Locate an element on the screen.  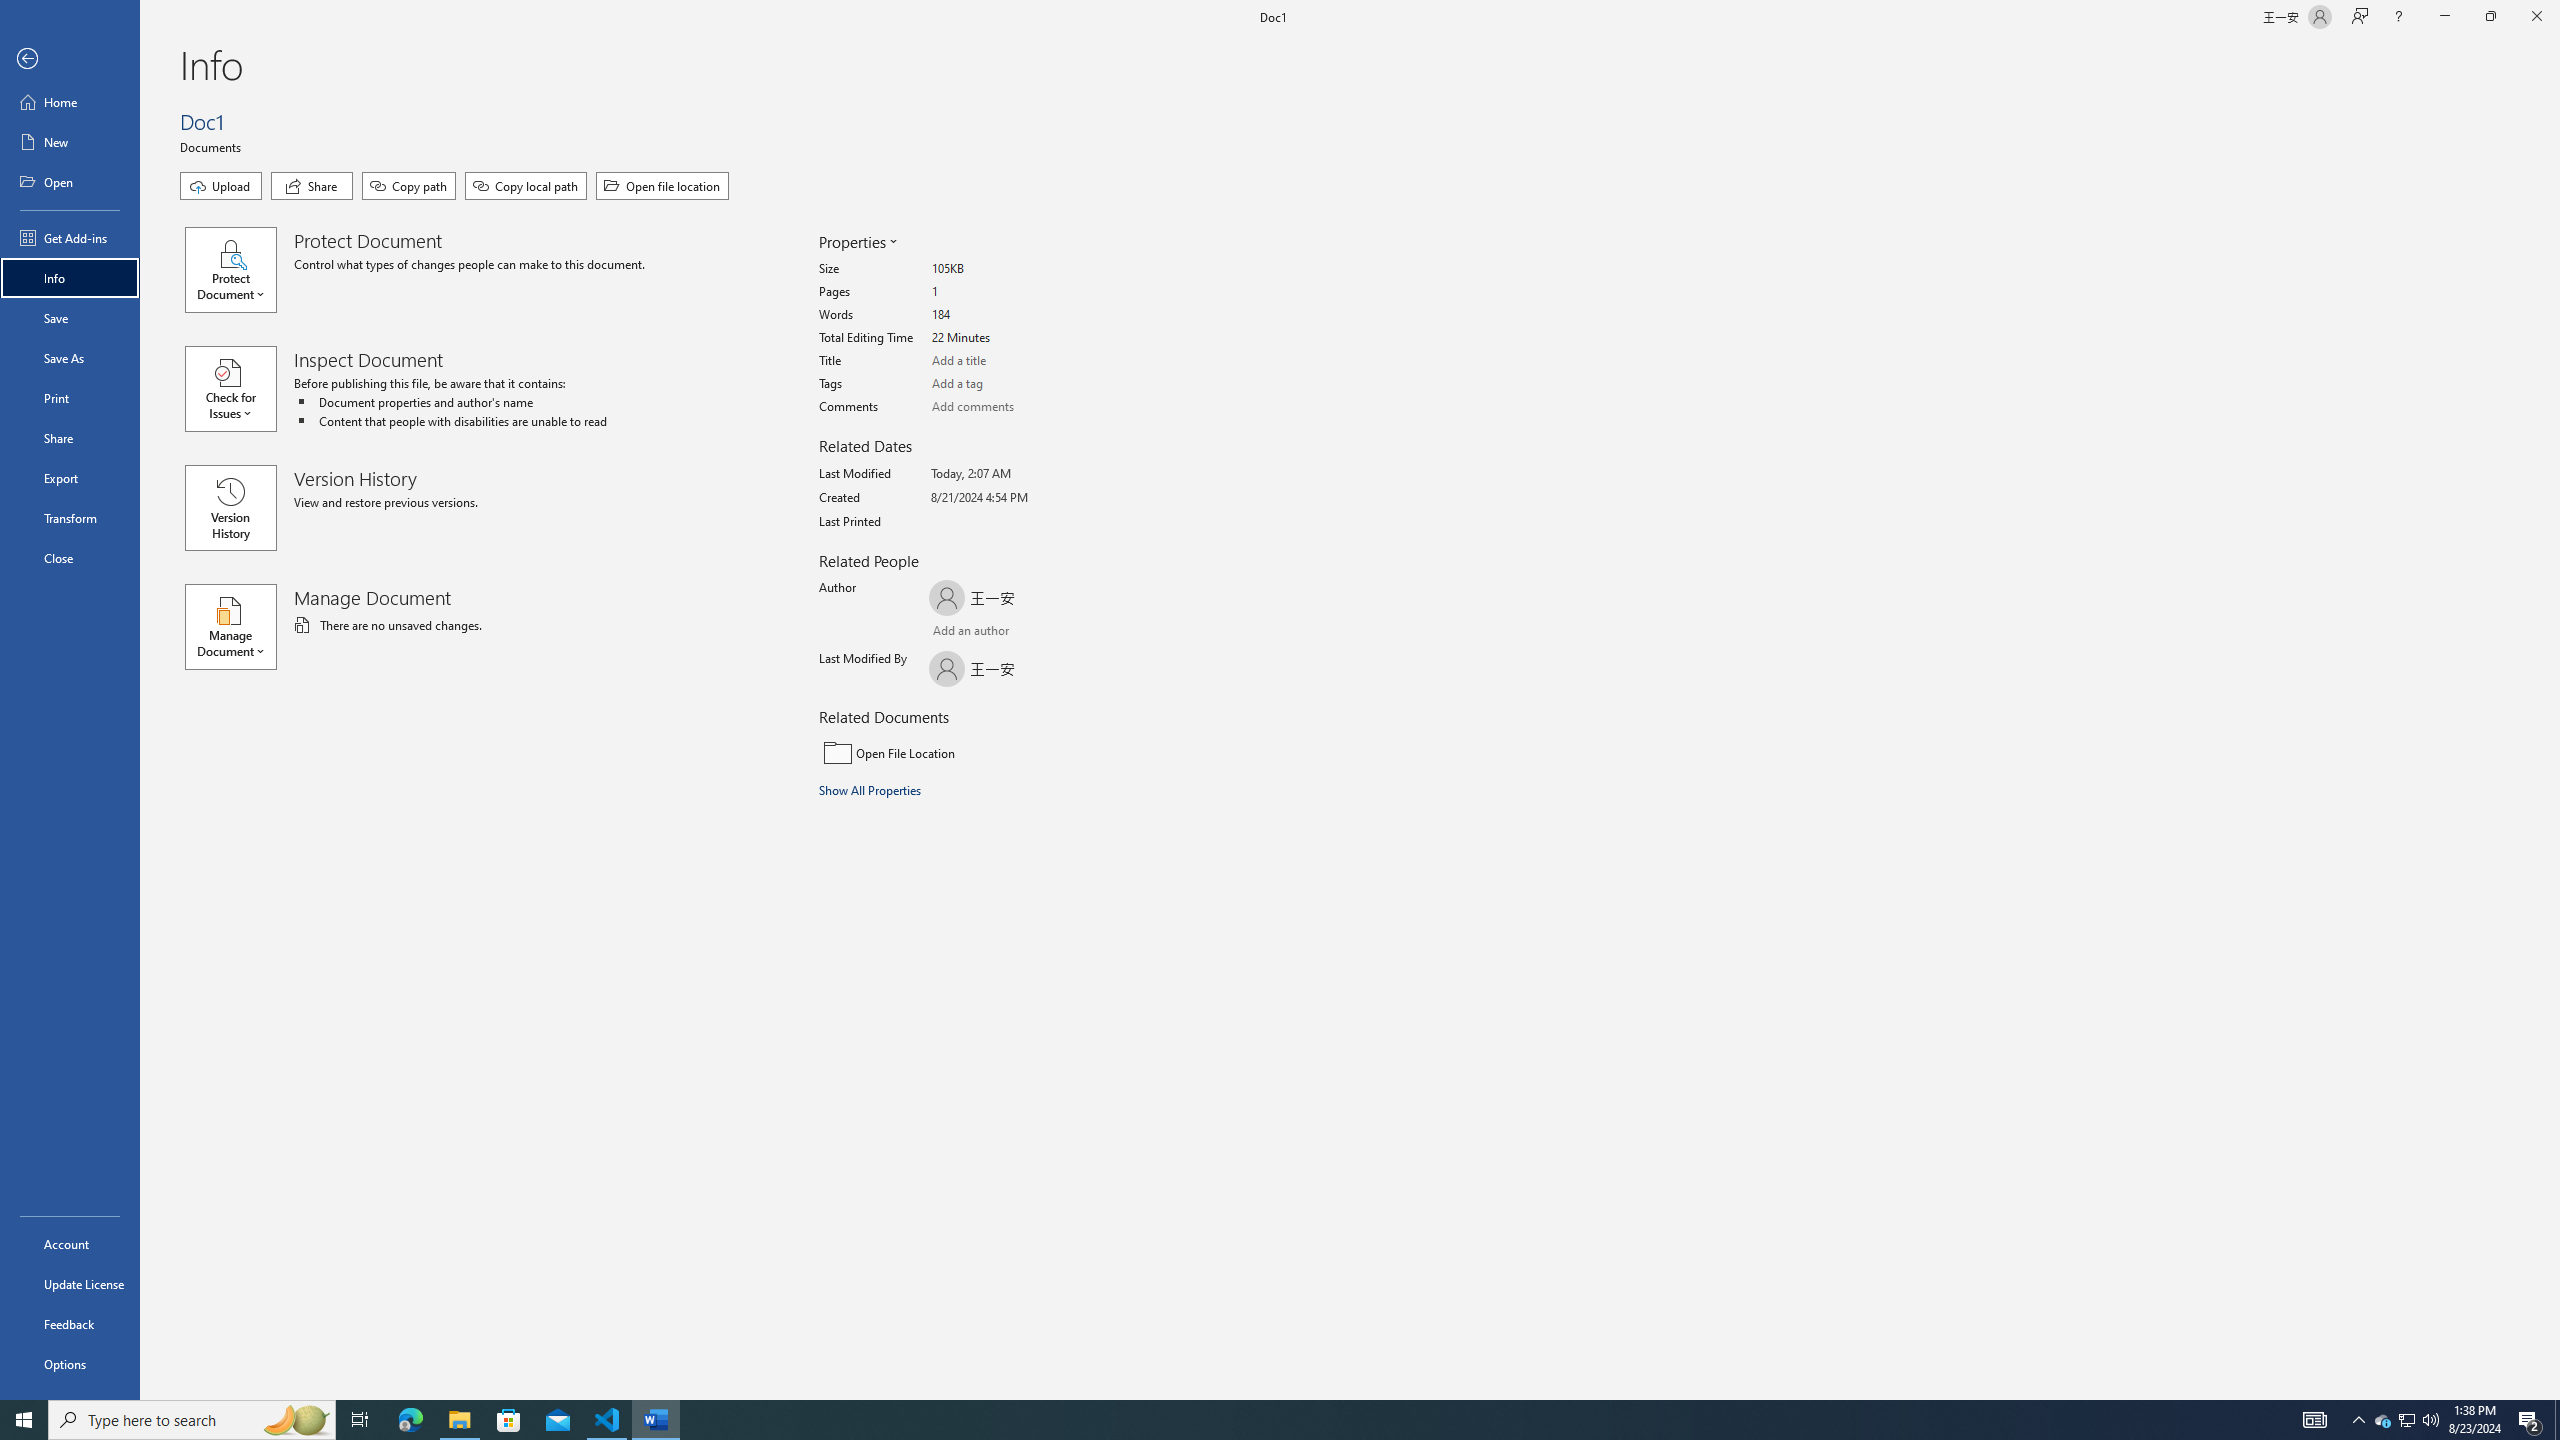
'Print' is located at coordinates (69, 397).